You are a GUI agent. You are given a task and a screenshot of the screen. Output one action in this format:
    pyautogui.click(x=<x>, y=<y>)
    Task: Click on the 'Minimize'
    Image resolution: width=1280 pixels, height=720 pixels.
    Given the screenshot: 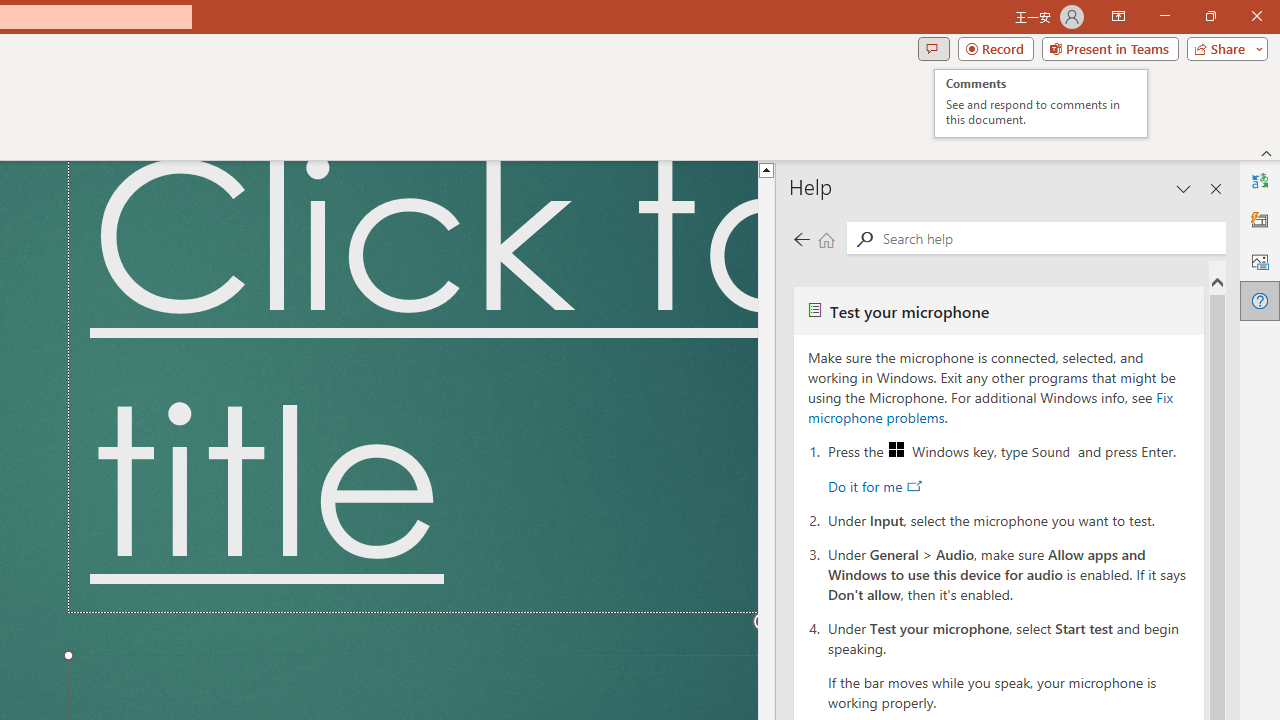 What is the action you would take?
    pyautogui.click(x=1164, y=16)
    